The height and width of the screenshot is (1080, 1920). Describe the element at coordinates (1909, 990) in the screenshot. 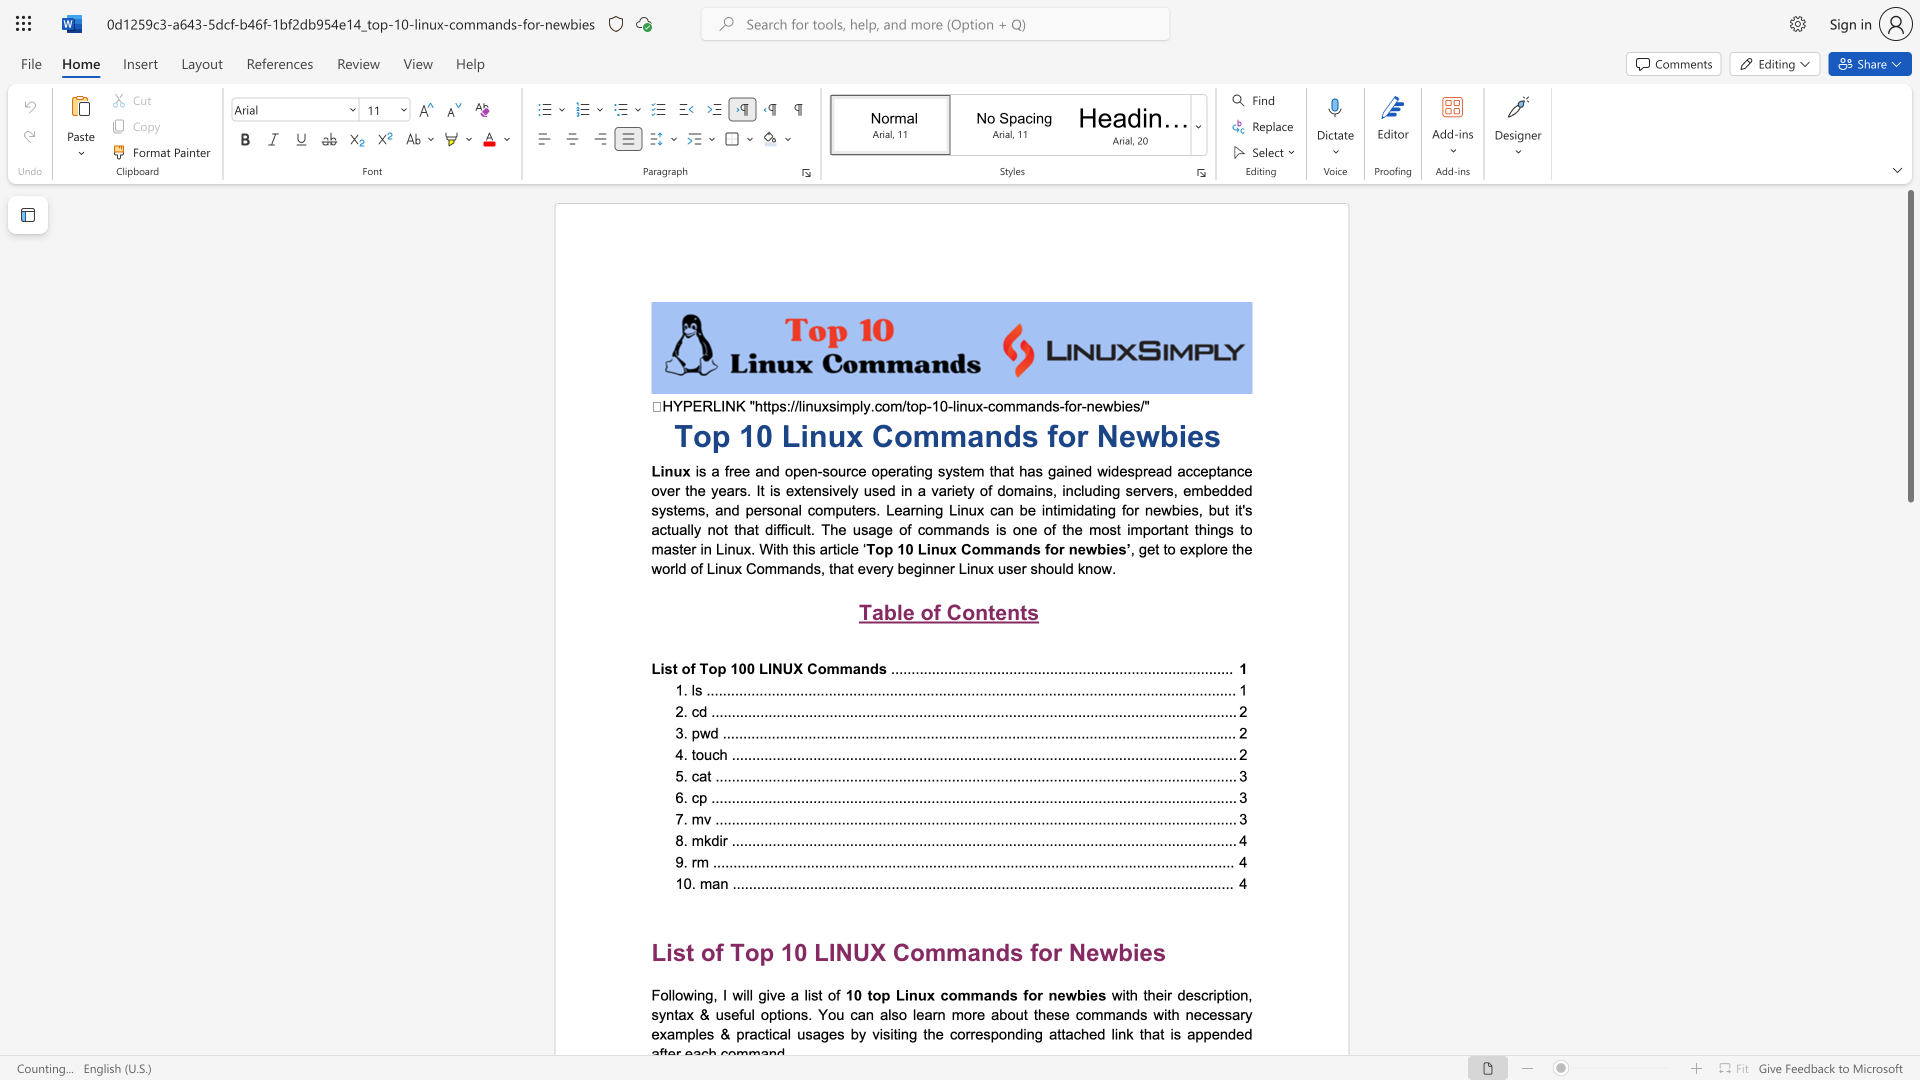

I see `the scrollbar to scroll the page down` at that location.